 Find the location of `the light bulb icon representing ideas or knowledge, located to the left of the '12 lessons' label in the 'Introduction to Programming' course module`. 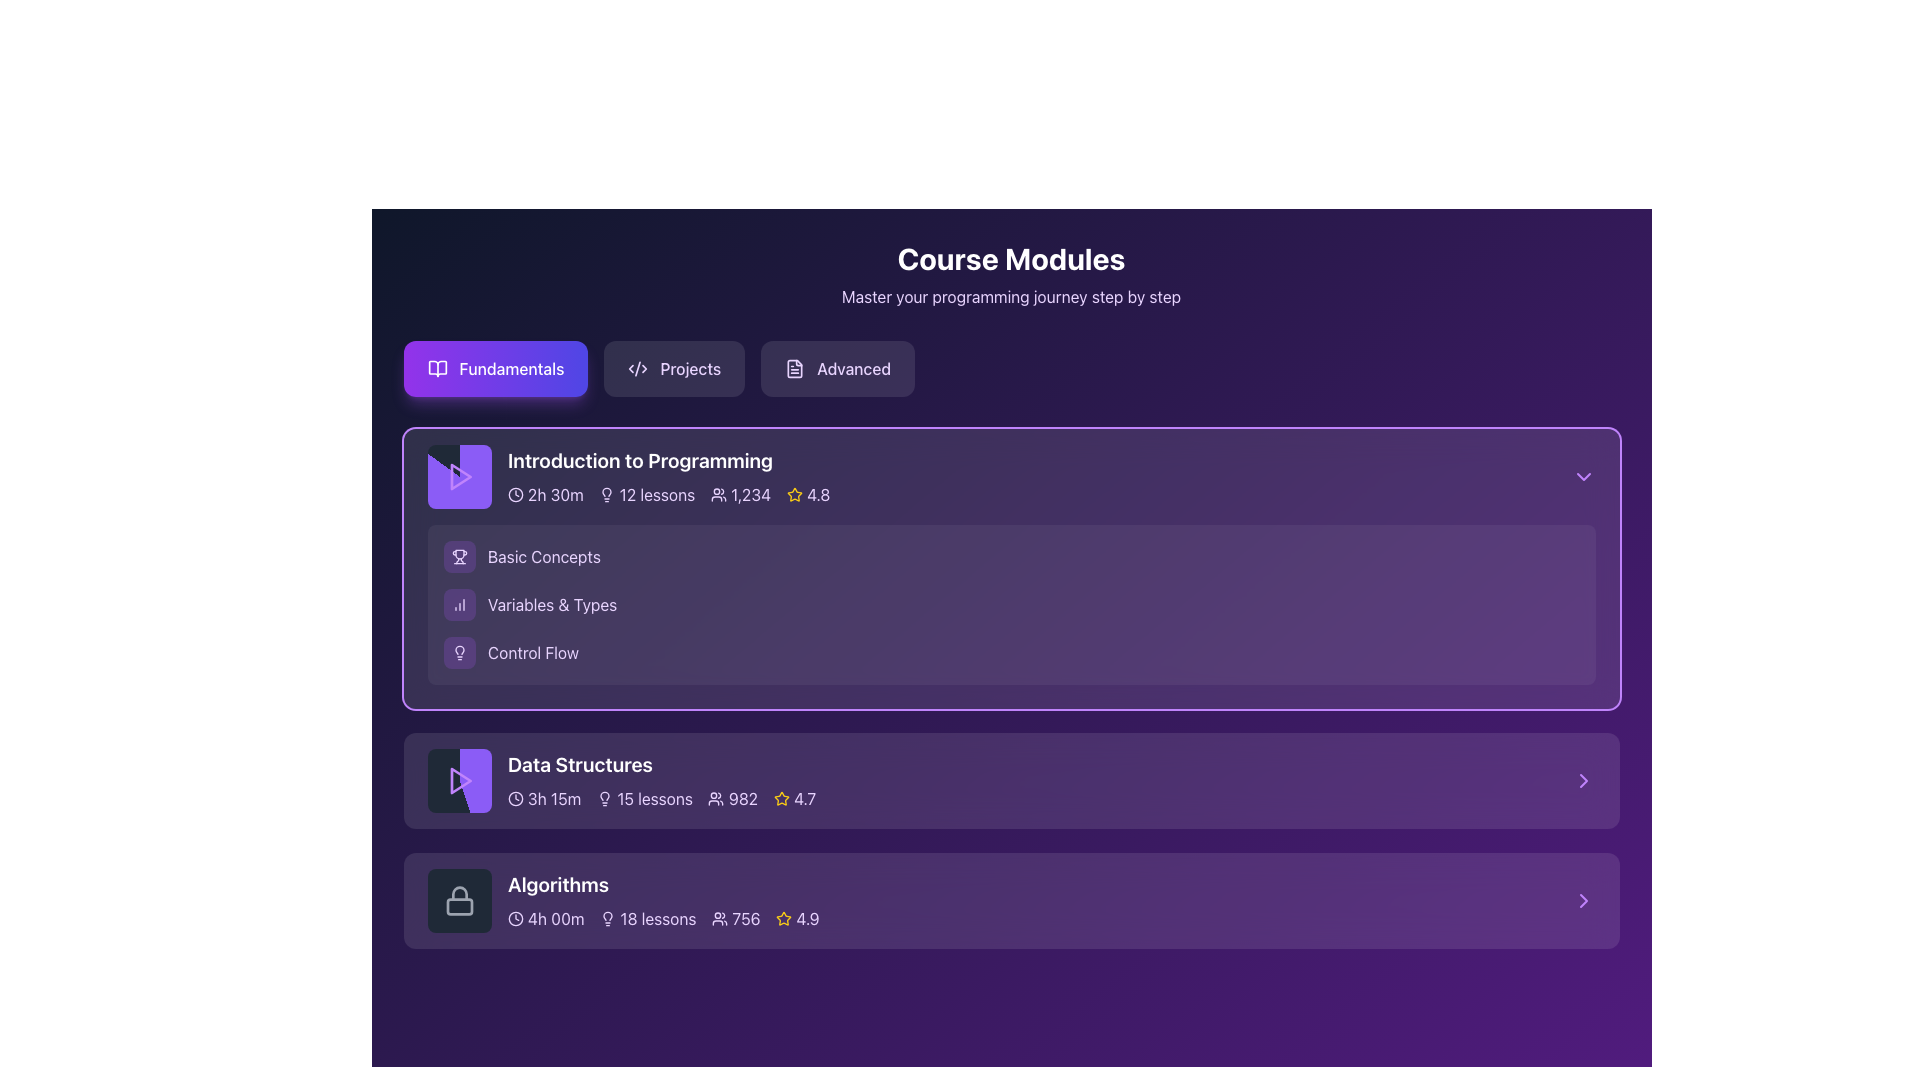

the light bulb icon representing ideas or knowledge, located to the left of the '12 lessons' label in the 'Introduction to Programming' course module is located at coordinates (606, 494).